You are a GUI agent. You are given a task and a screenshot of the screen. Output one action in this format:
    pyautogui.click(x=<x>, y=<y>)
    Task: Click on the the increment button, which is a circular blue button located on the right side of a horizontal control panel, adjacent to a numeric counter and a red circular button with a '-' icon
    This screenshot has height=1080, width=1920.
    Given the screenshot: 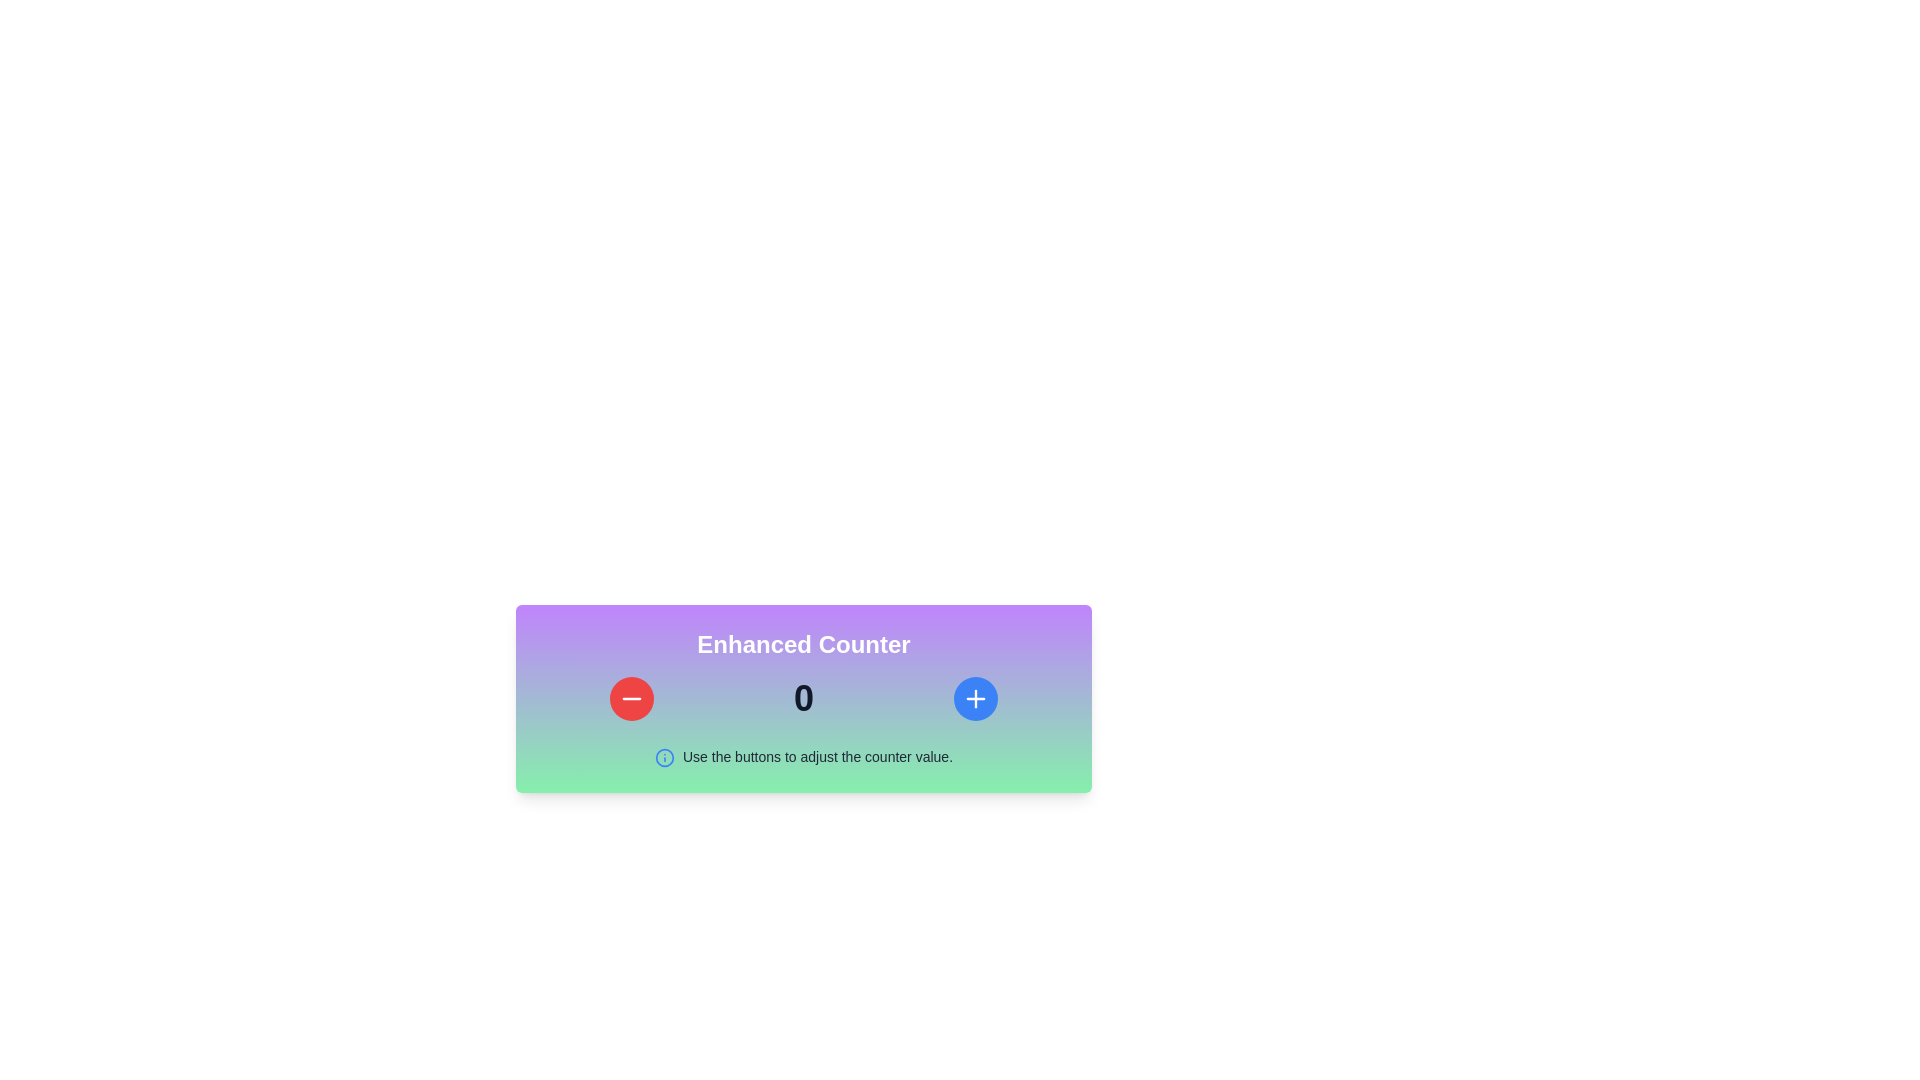 What is the action you would take?
    pyautogui.click(x=975, y=697)
    